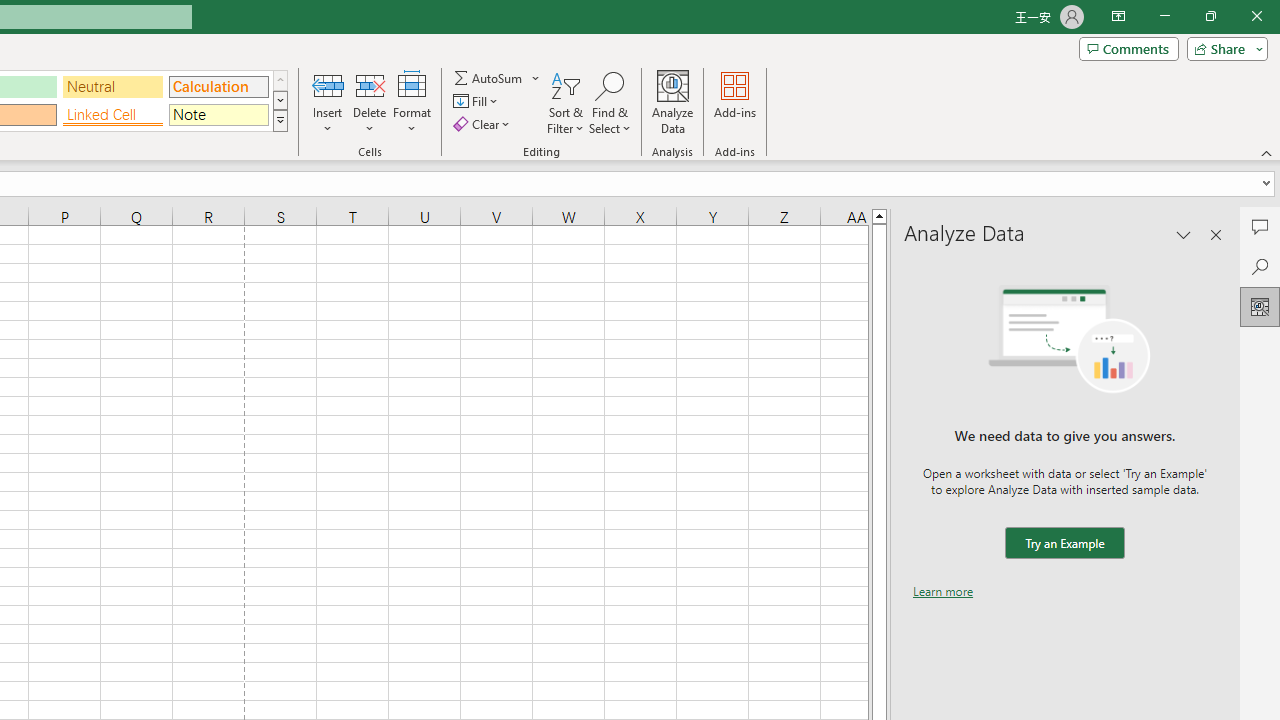 The width and height of the screenshot is (1280, 720). What do you see at coordinates (497, 77) in the screenshot?
I see `'AutoSum'` at bounding box center [497, 77].